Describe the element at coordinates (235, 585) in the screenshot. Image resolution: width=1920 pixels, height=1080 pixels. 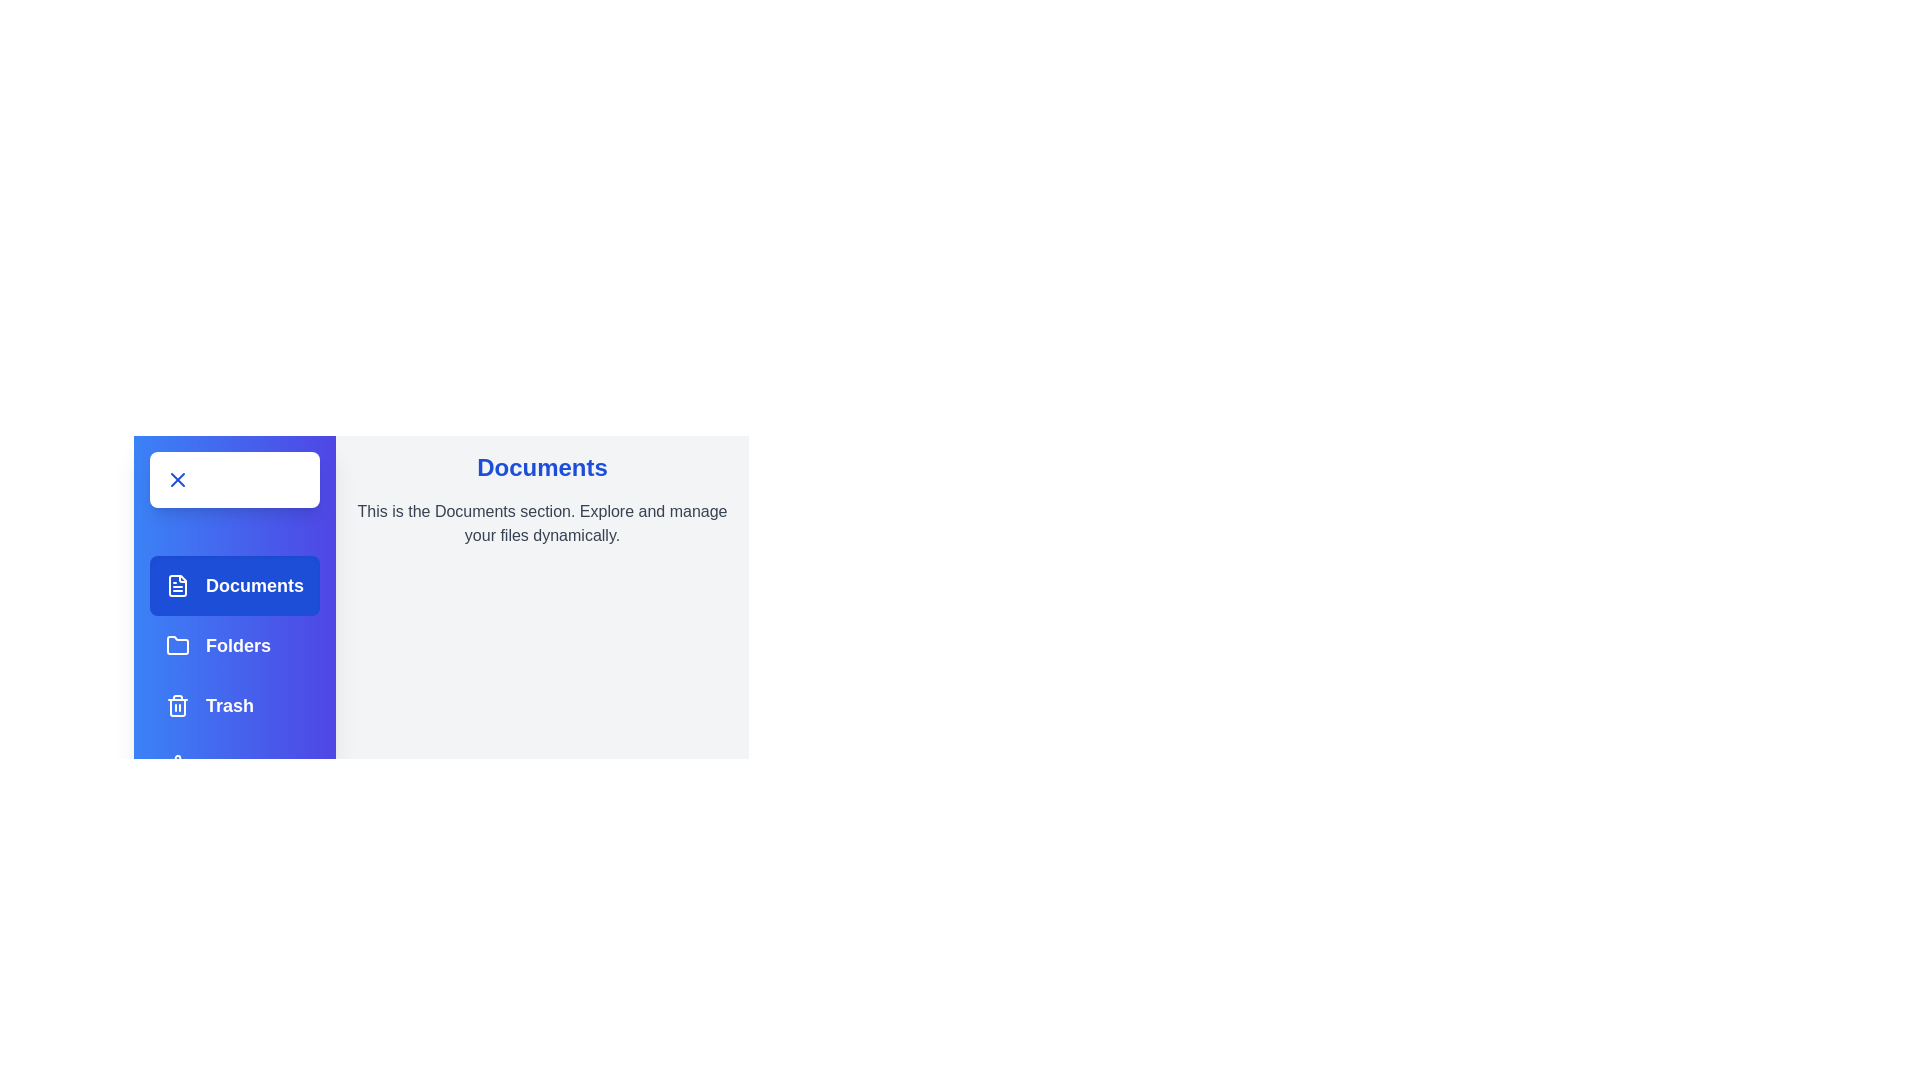
I see `the section Documents in the drawer` at that location.